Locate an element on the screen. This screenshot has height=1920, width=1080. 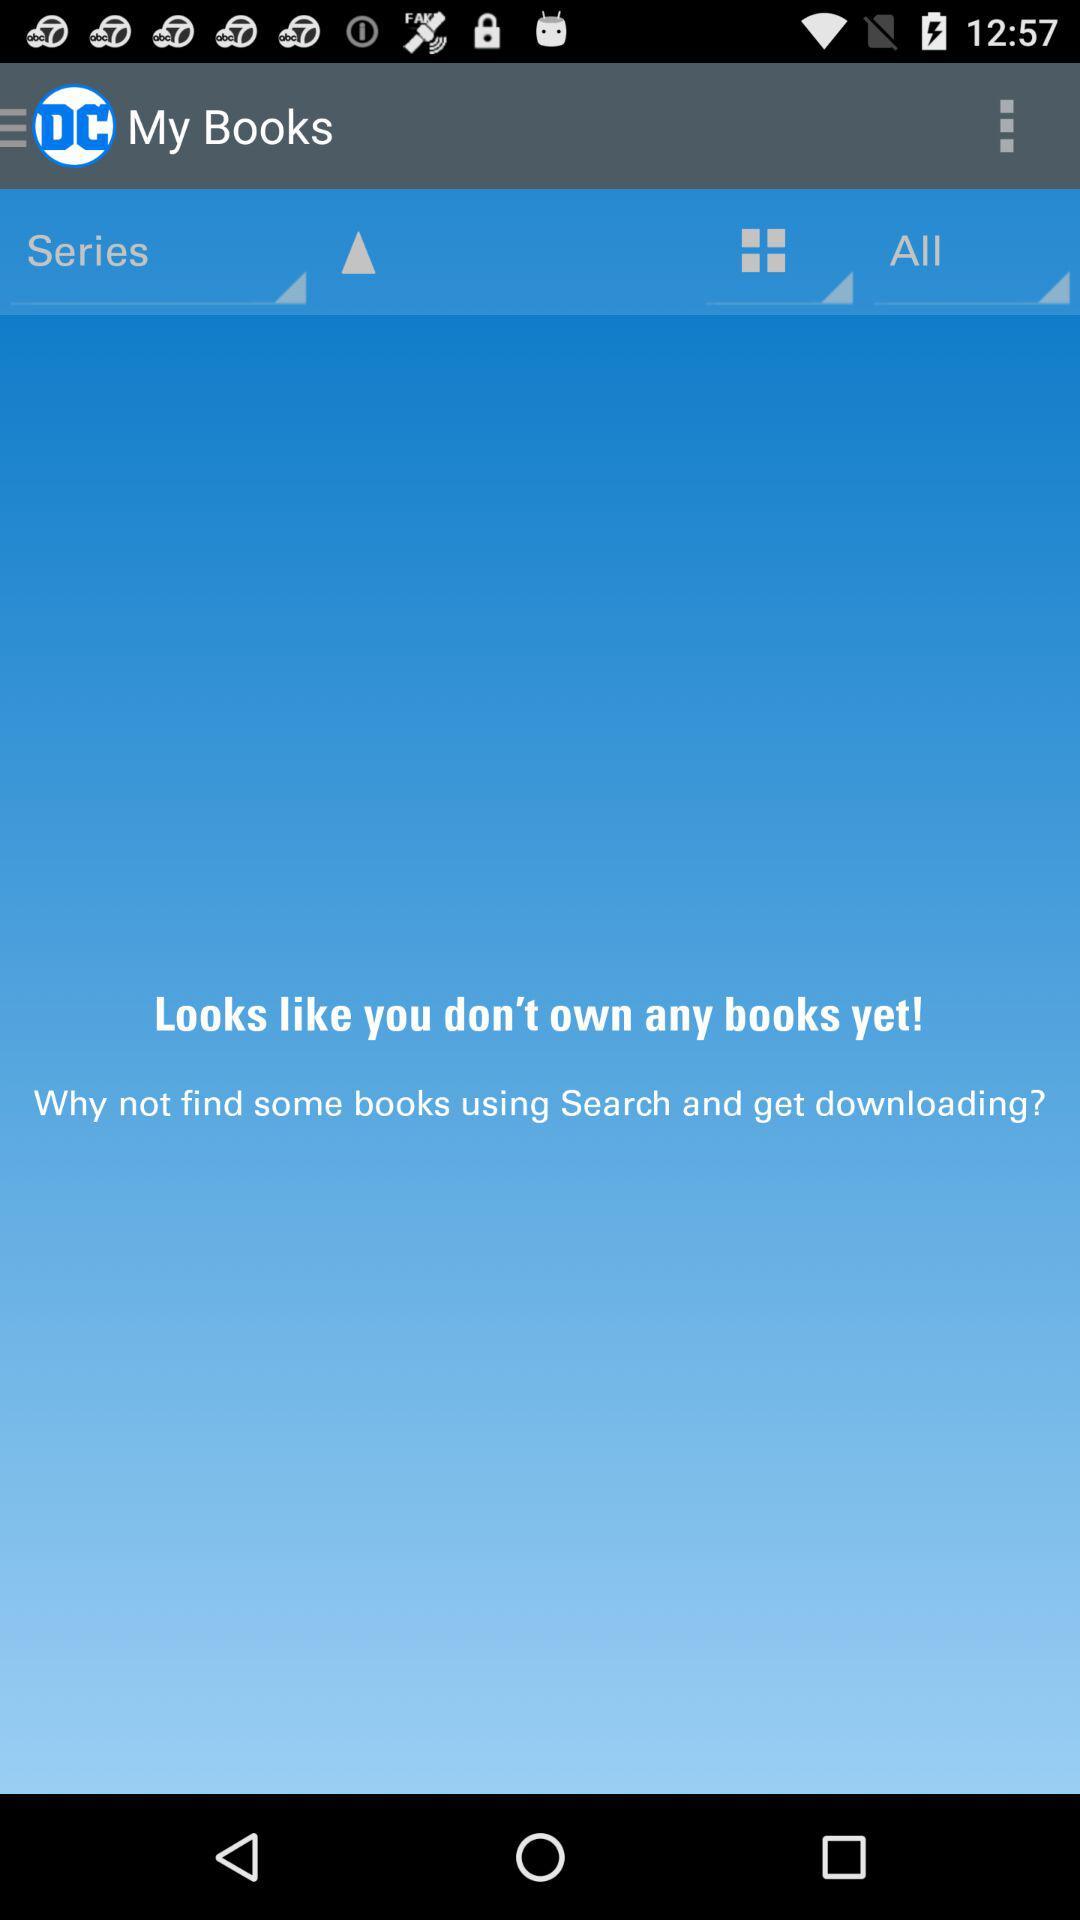
icon above the looks like you is located at coordinates (357, 251).